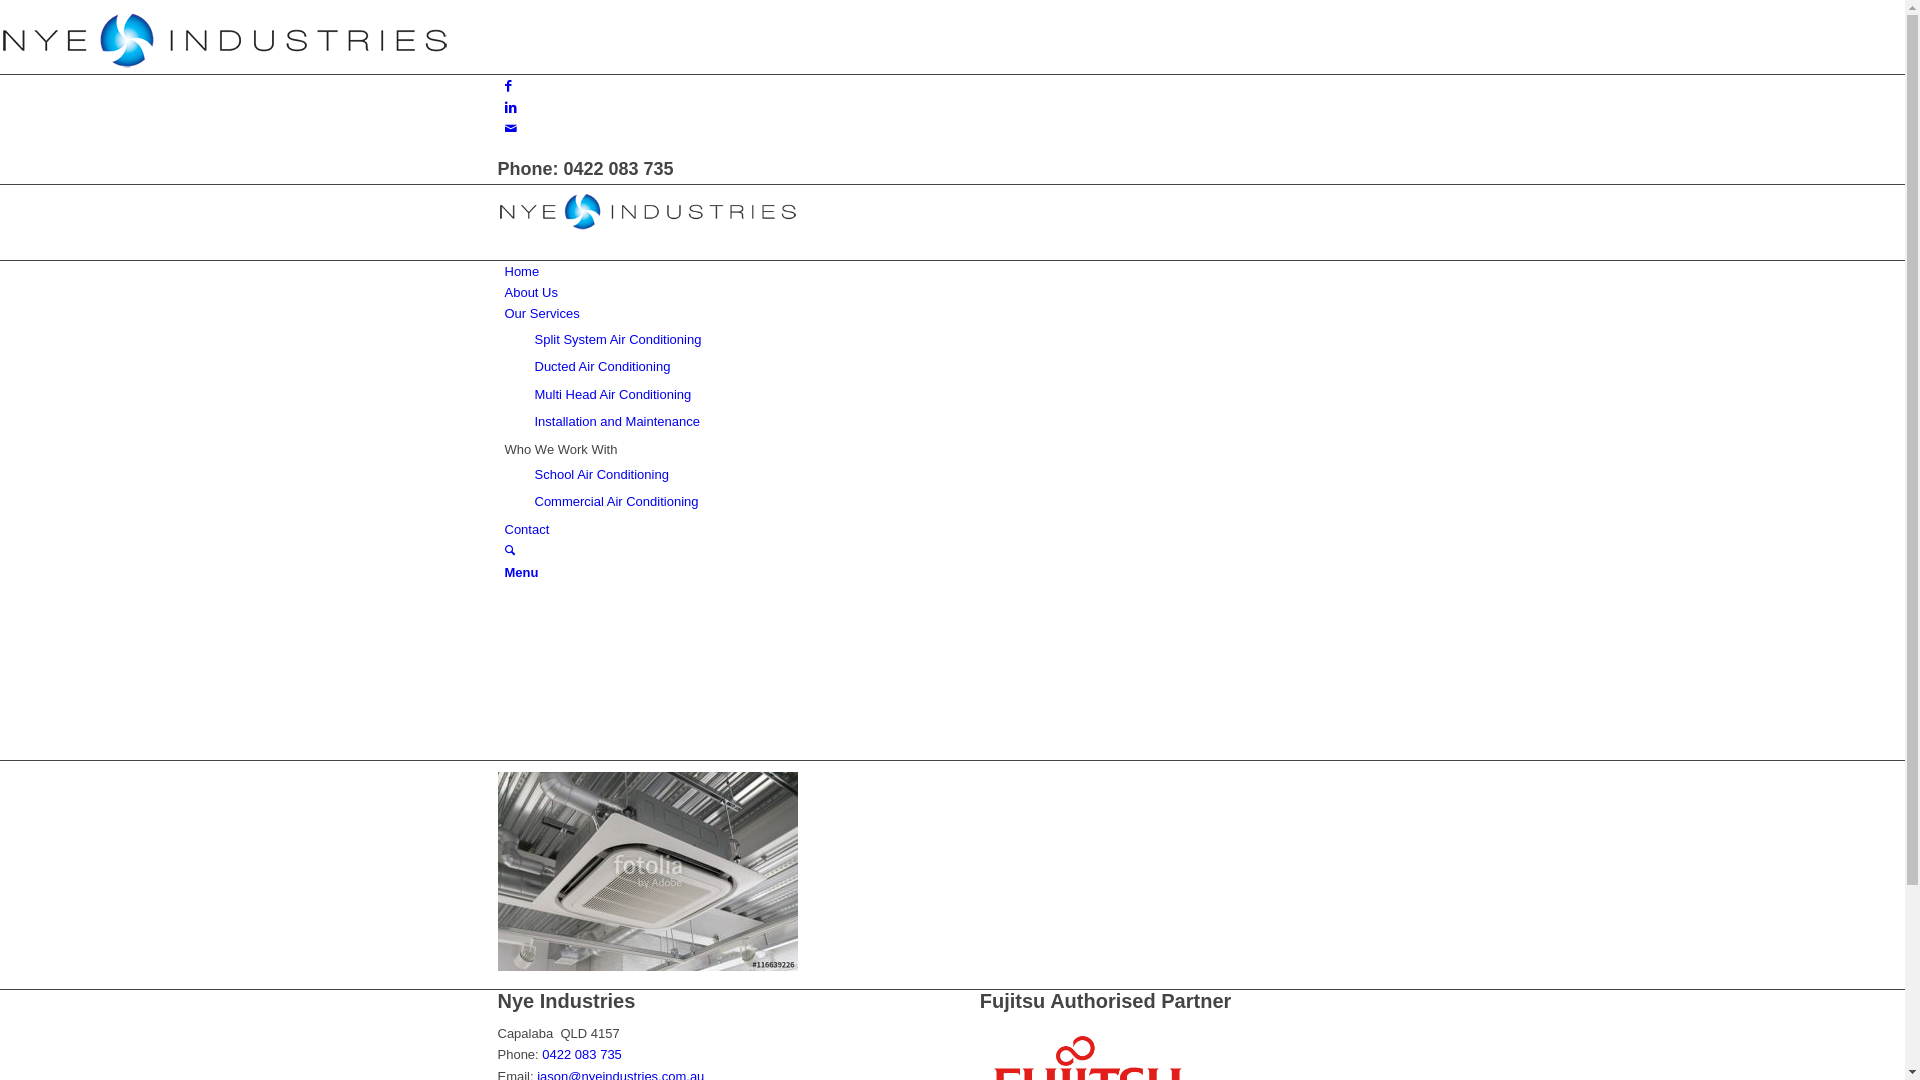 This screenshot has height=1080, width=1920. Describe the element at coordinates (521, 572) in the screenshot. I see `'Menu'` at that location.